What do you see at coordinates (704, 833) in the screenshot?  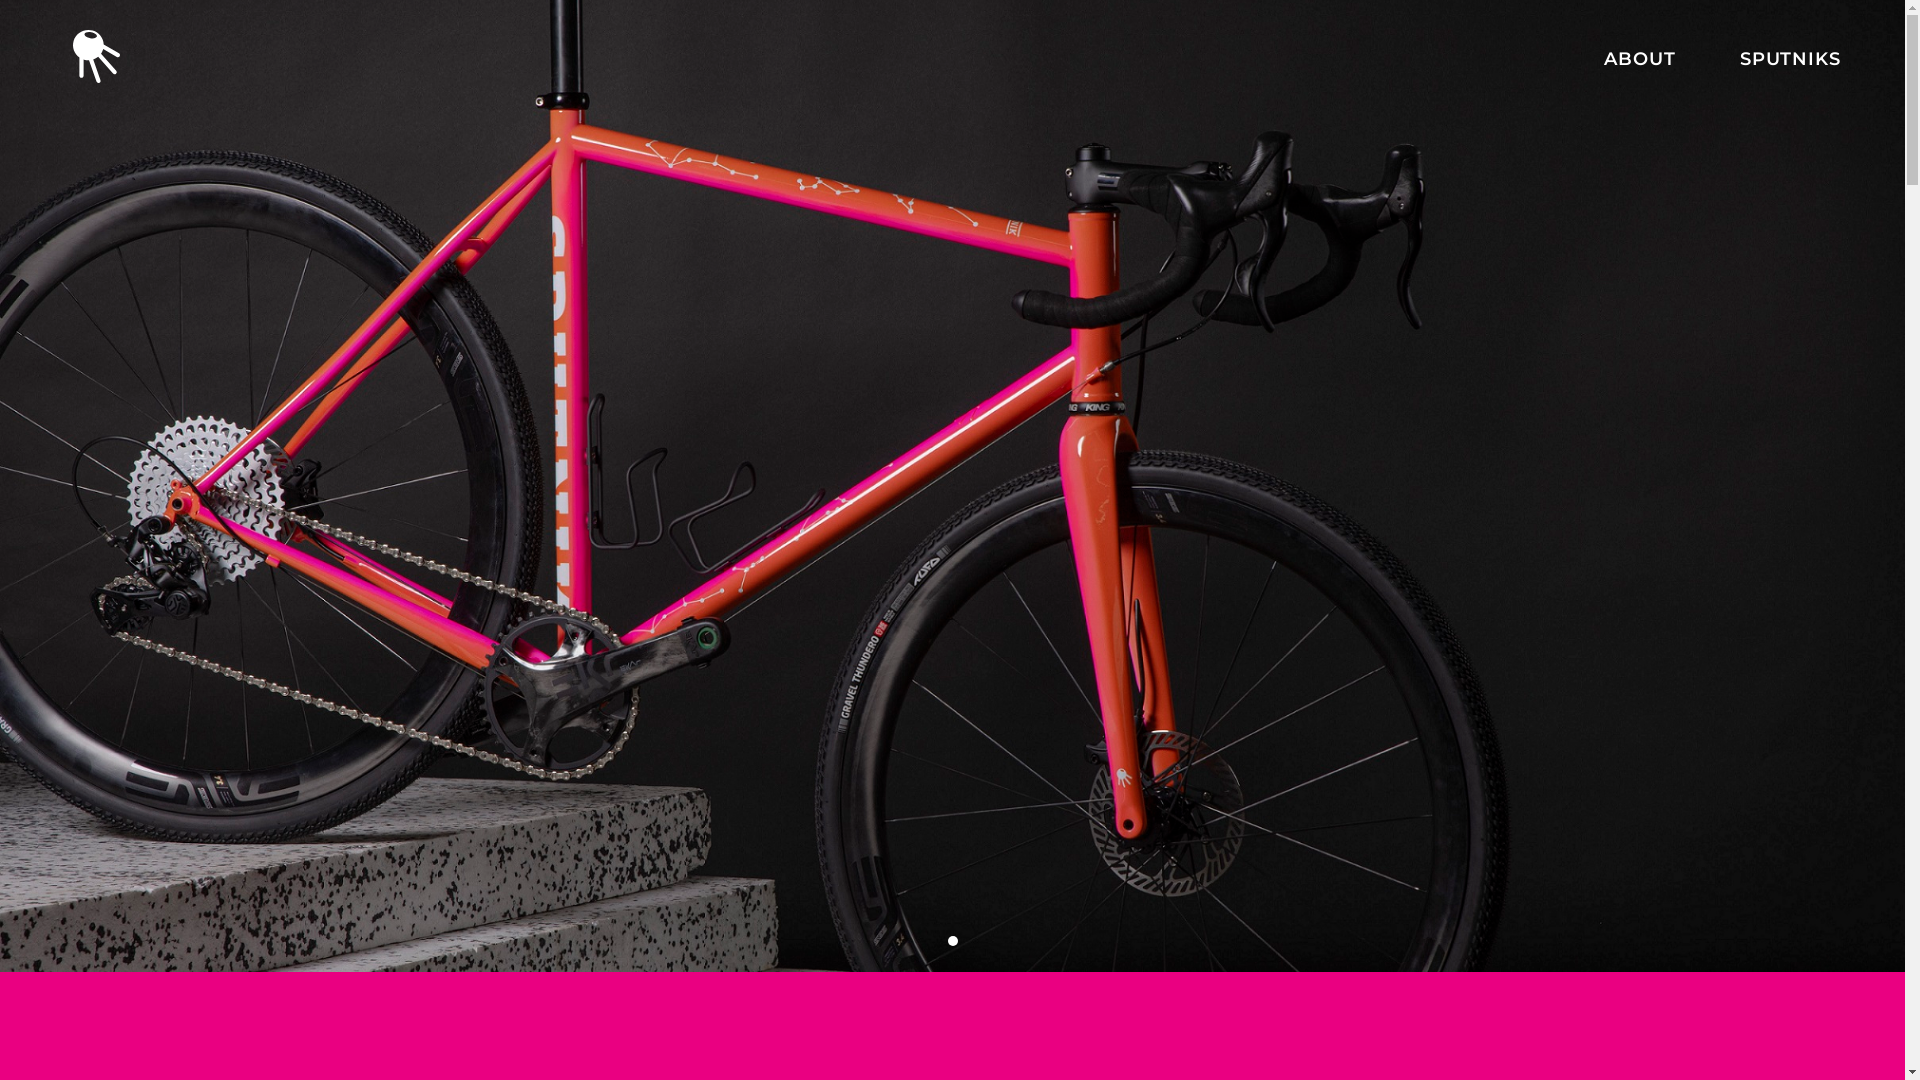 I see `'hello@wearesputnik.cc'` at bounding box center [704, 833].